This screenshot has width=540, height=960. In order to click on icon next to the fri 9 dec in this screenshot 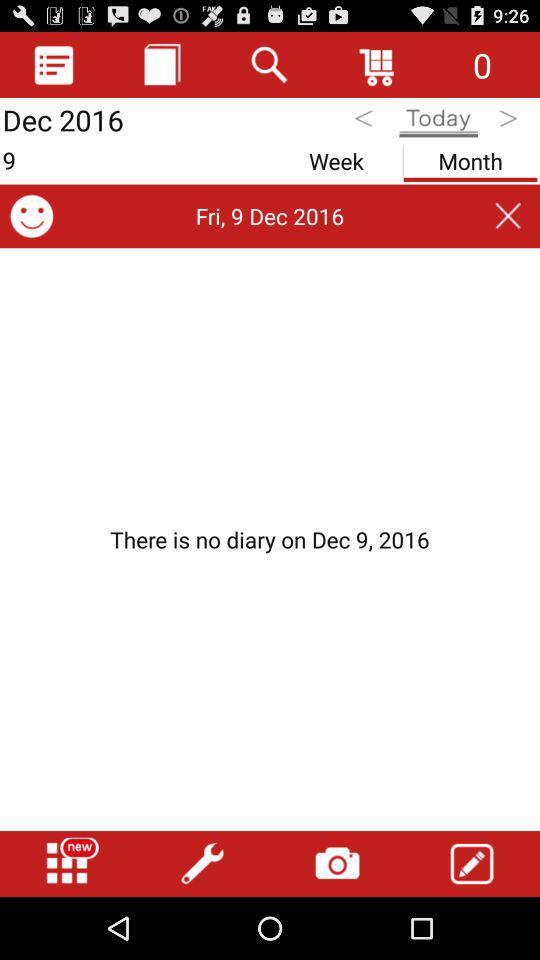, I will do `click(30, 216)`.